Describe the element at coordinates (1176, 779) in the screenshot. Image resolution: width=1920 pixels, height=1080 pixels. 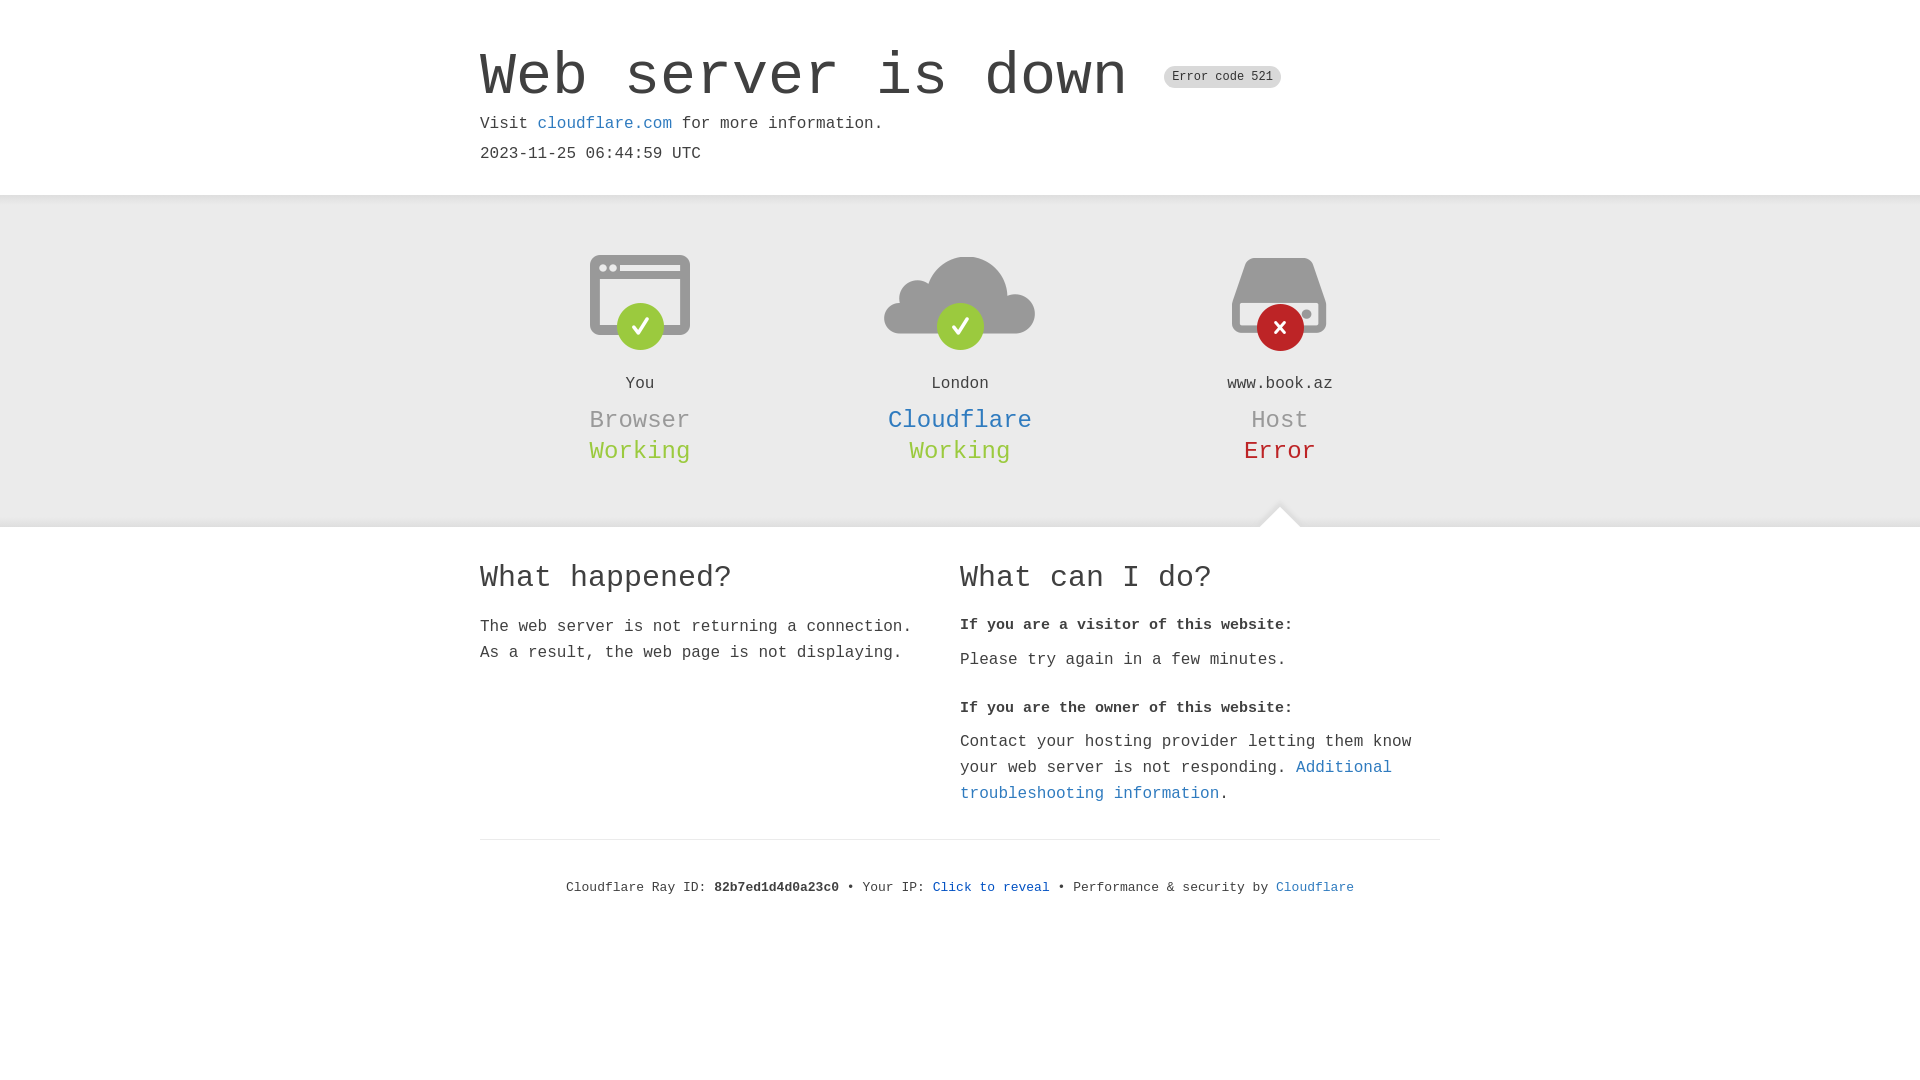
I see `'Additional troubleshooting information'` at that location.